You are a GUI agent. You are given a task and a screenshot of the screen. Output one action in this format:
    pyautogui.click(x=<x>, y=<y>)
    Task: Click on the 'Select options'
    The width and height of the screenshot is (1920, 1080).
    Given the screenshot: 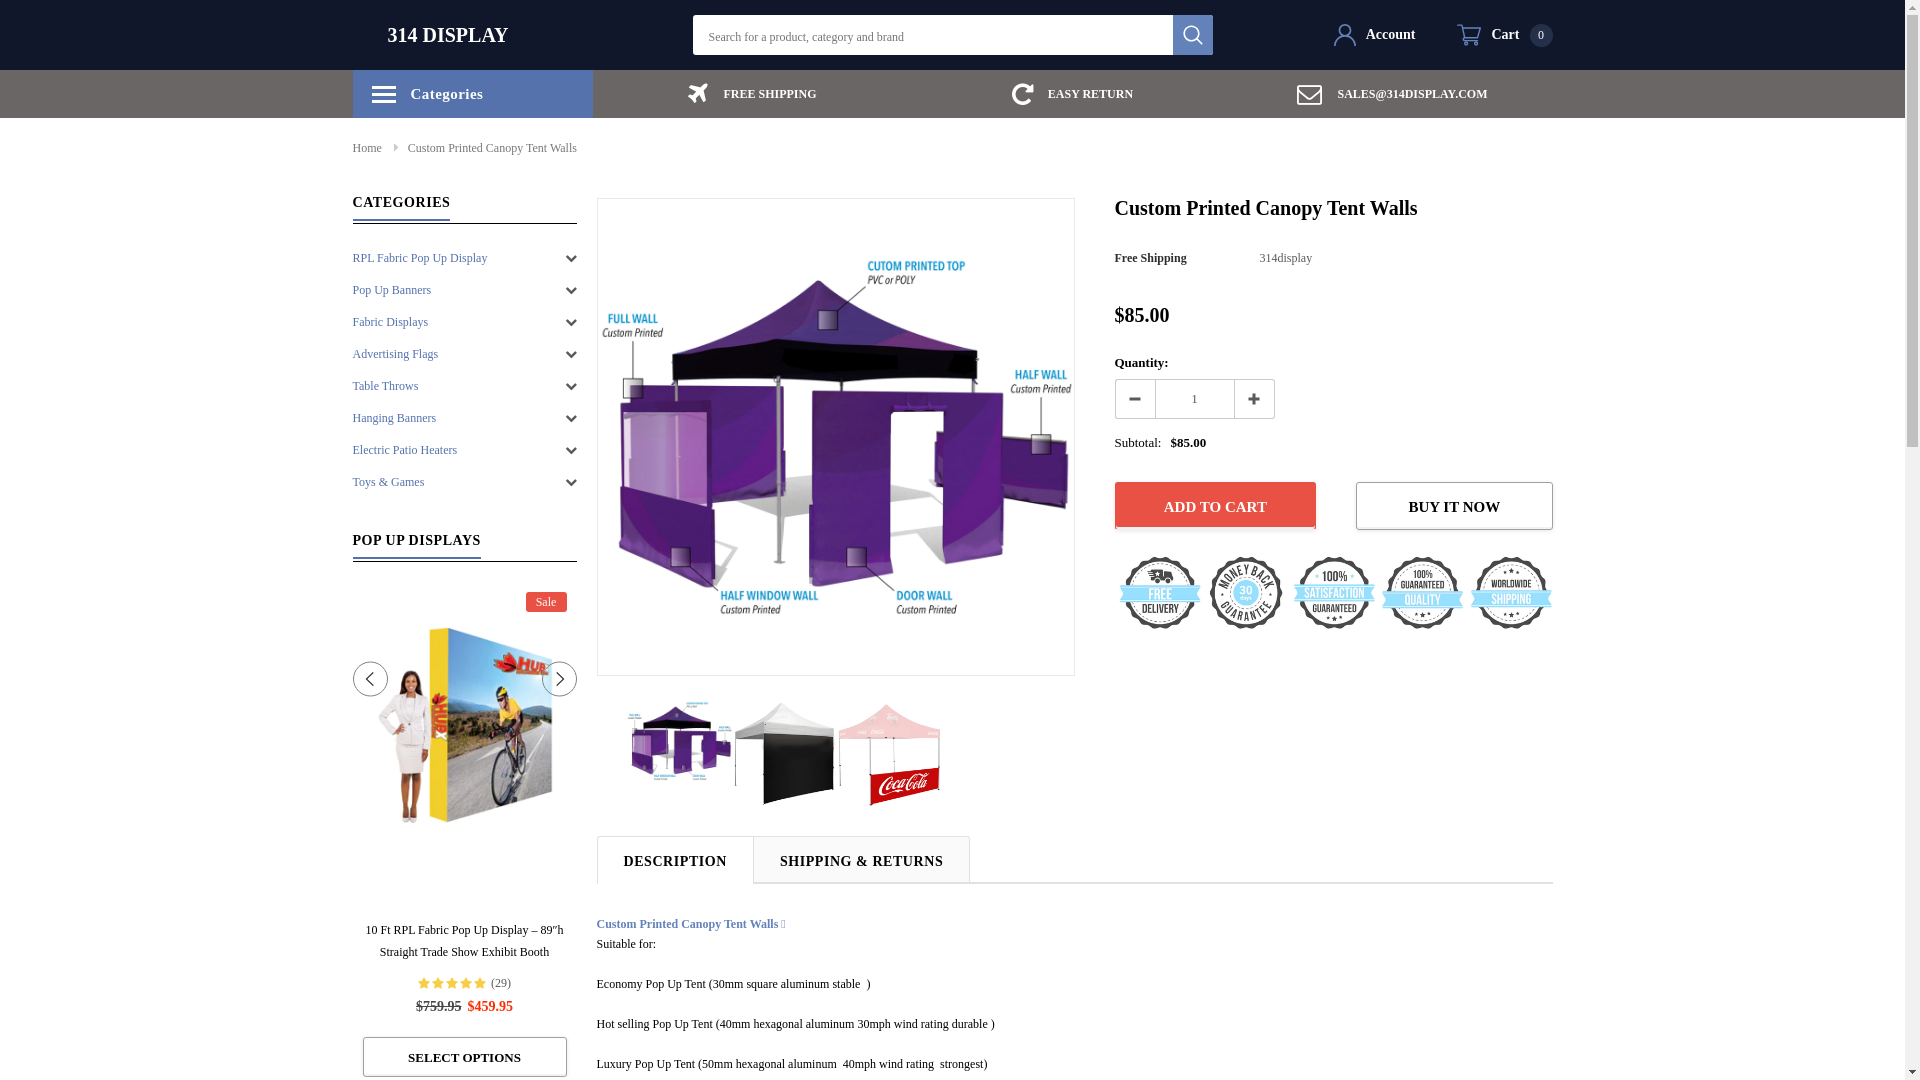 What is the action you would take?
    pyautogui.click(x=463, y=1055)
    